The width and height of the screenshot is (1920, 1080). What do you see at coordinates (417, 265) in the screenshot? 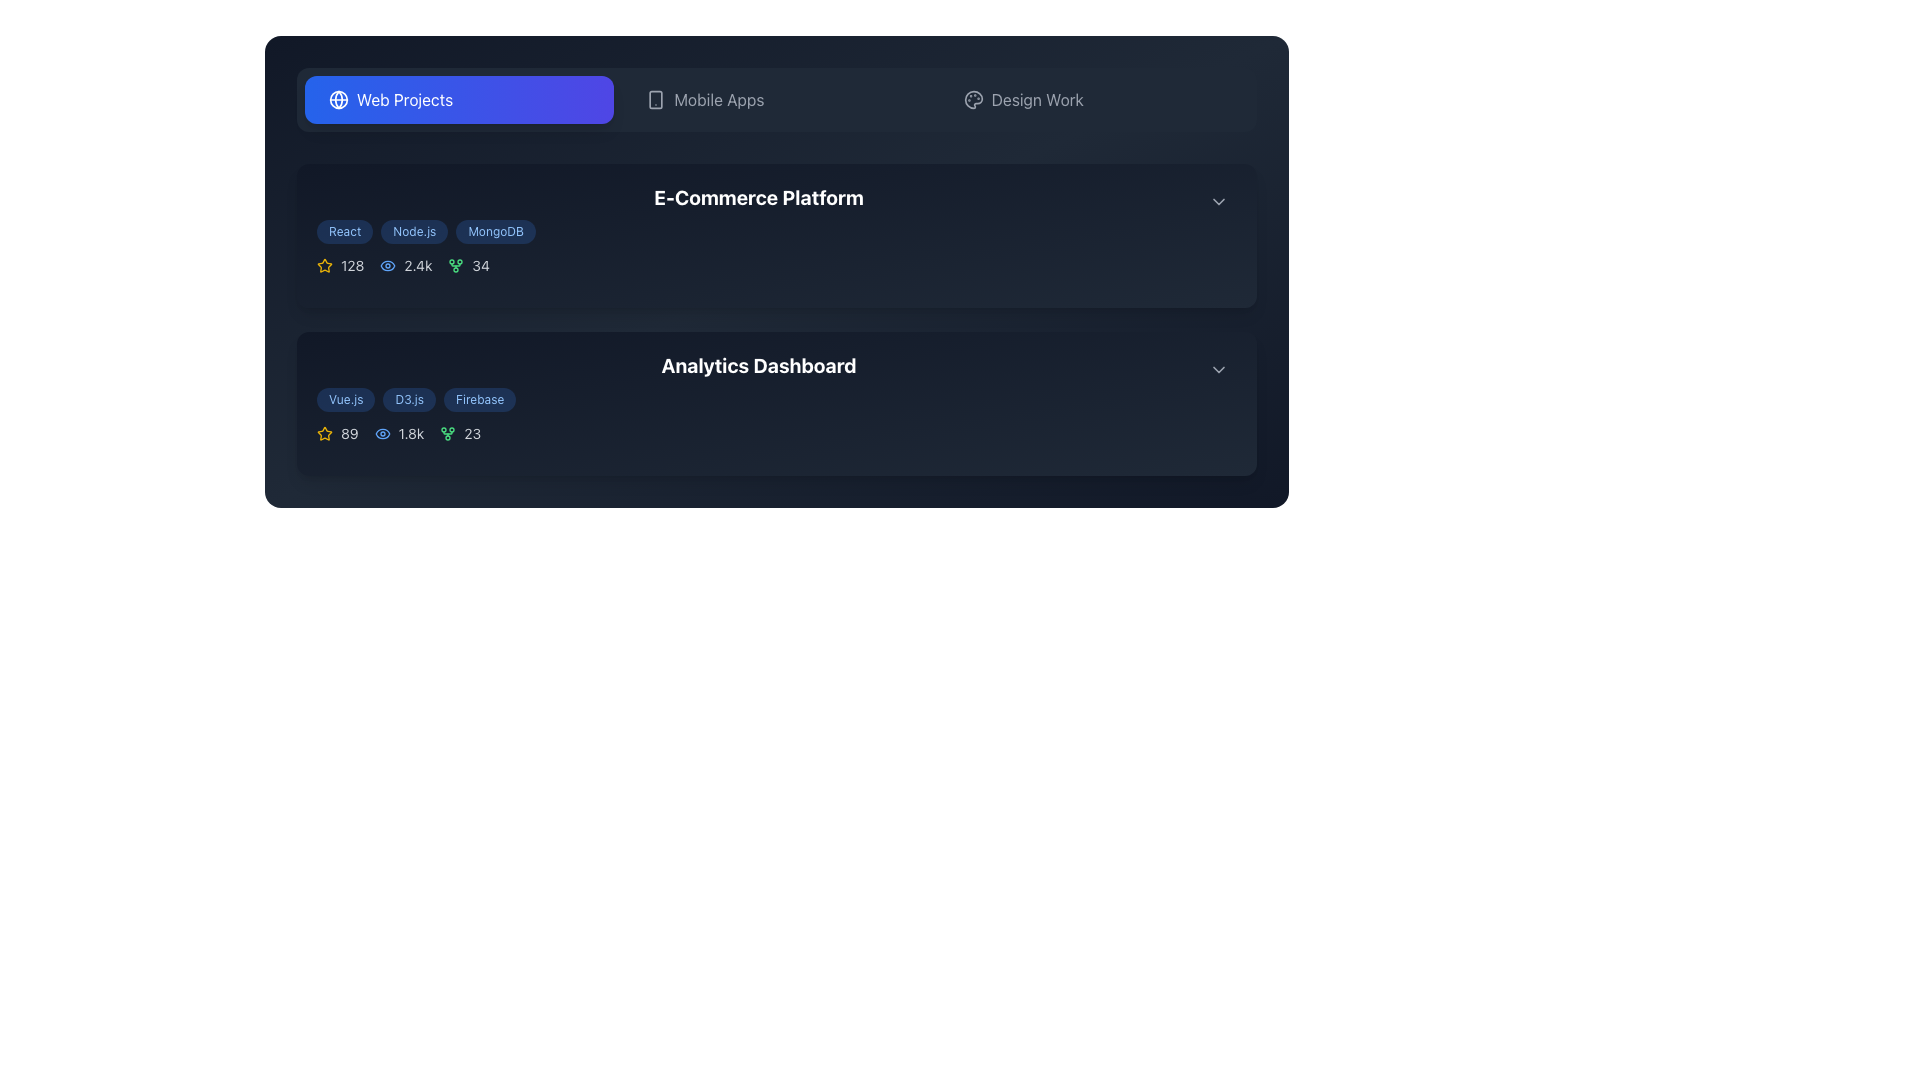
I see `text content of the numeric count label displaying '2.4k' located to the right of the eye icon in the E-Commerce Platform section` at bounding box center [417, 265].